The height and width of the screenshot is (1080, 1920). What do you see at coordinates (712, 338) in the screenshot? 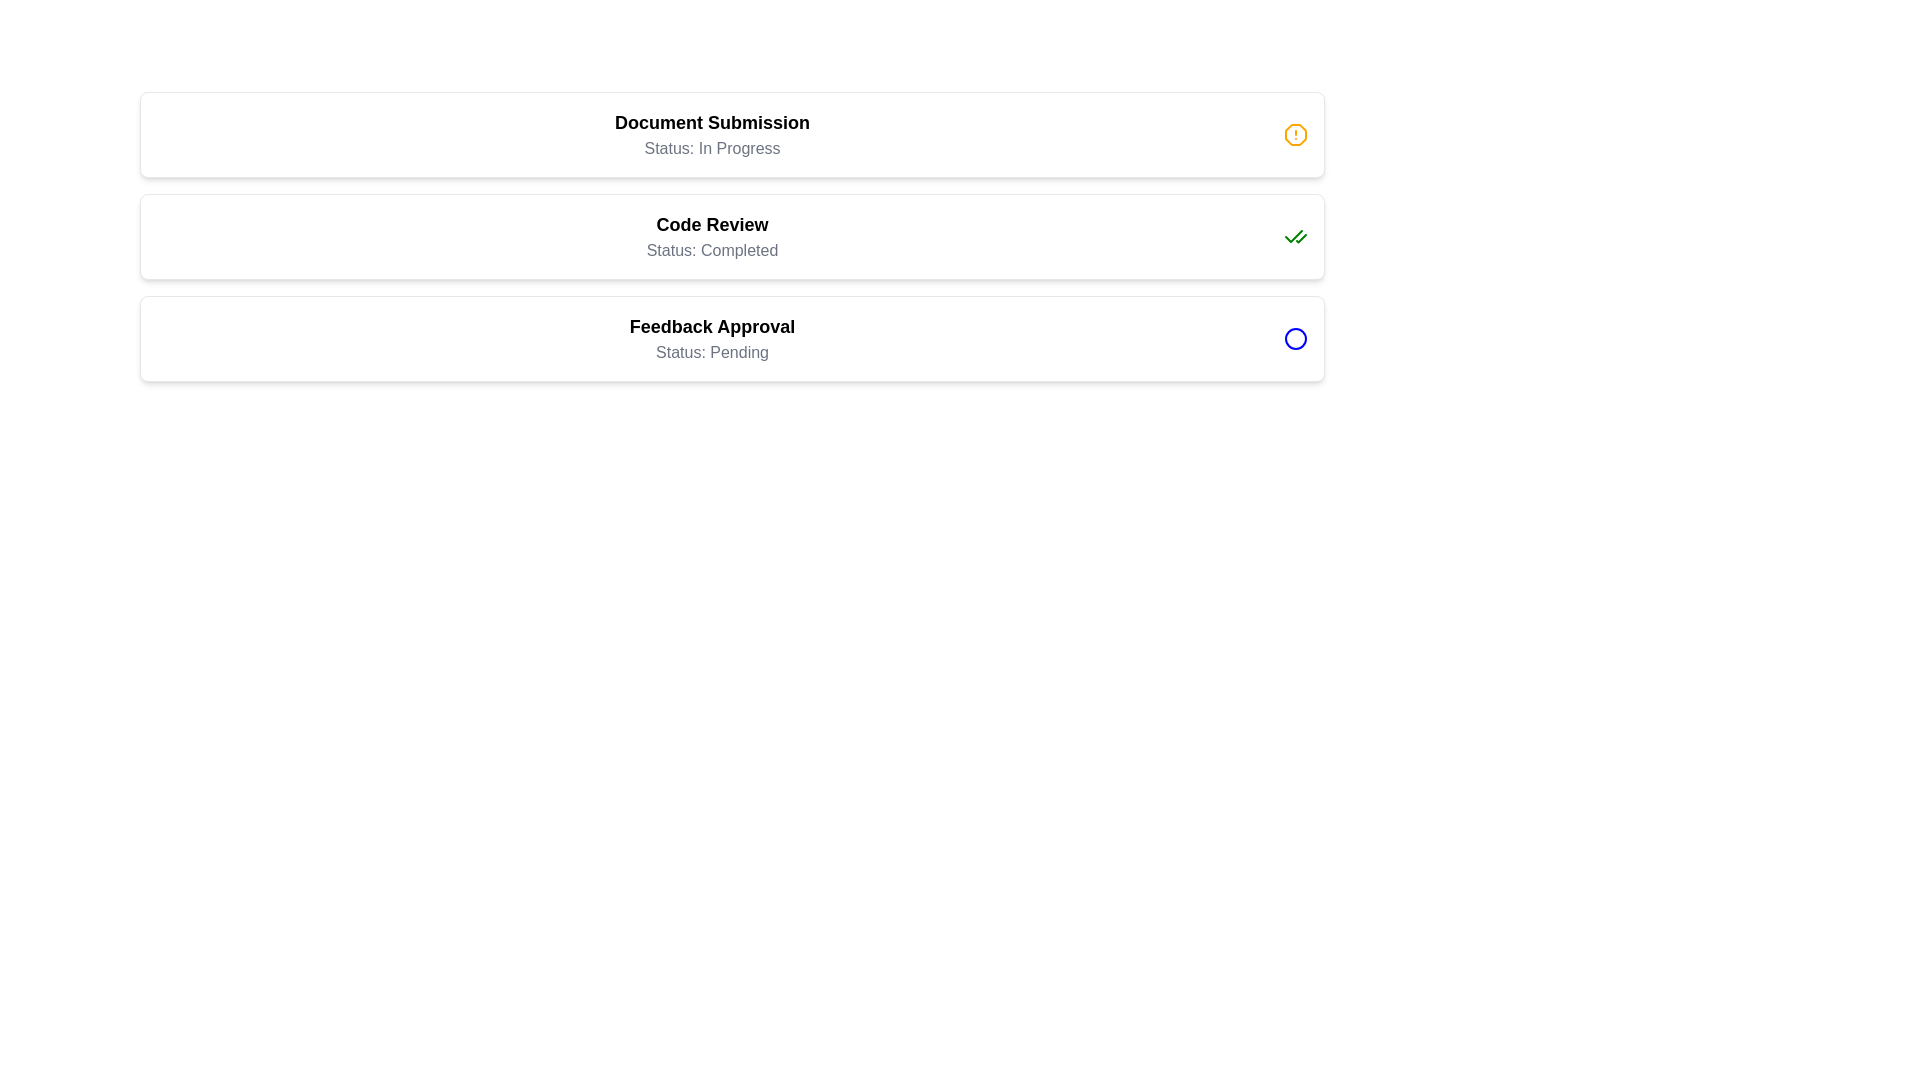
I see `the text label indicating the status 'Pending' for the 'Feedback Approval' task within the third card of the vertically stacked list` at bounding box center [712, 338].